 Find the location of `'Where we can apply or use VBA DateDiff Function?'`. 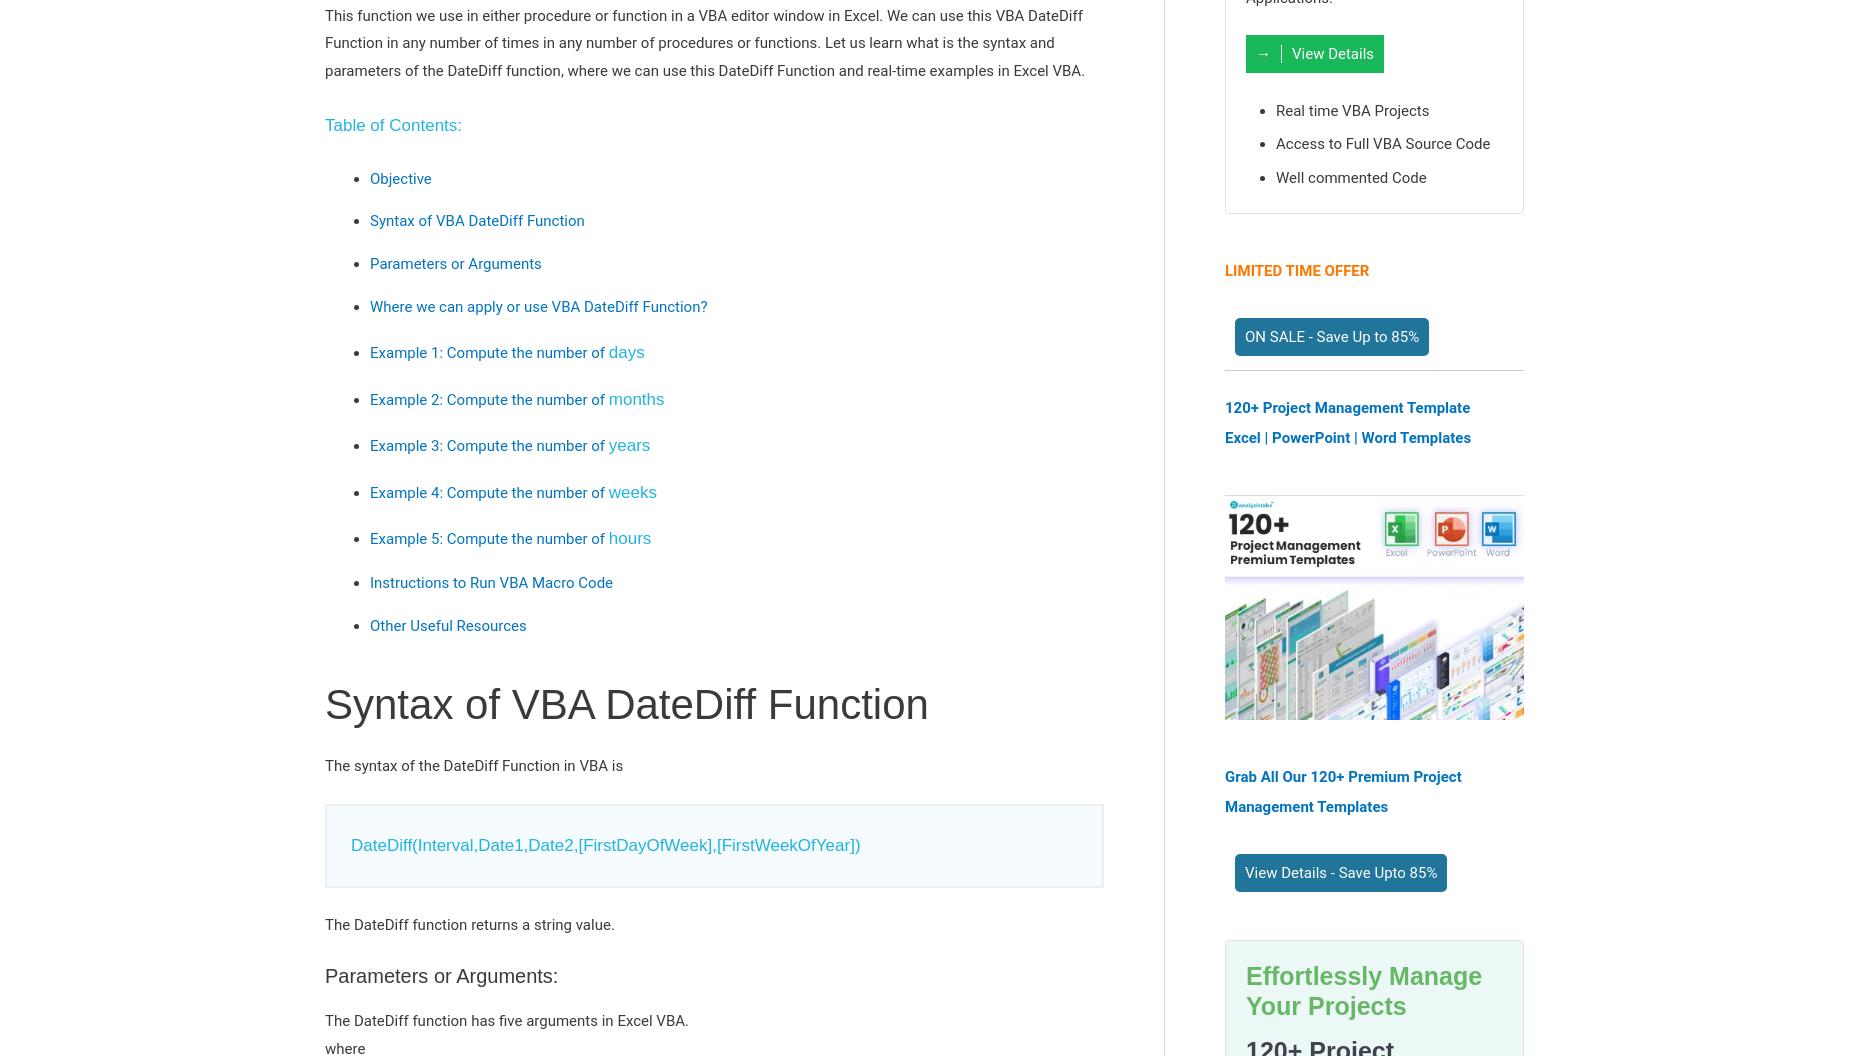

'Where we can apply or use VBA DateDiff Function?' is located at coordinates (538, 306).